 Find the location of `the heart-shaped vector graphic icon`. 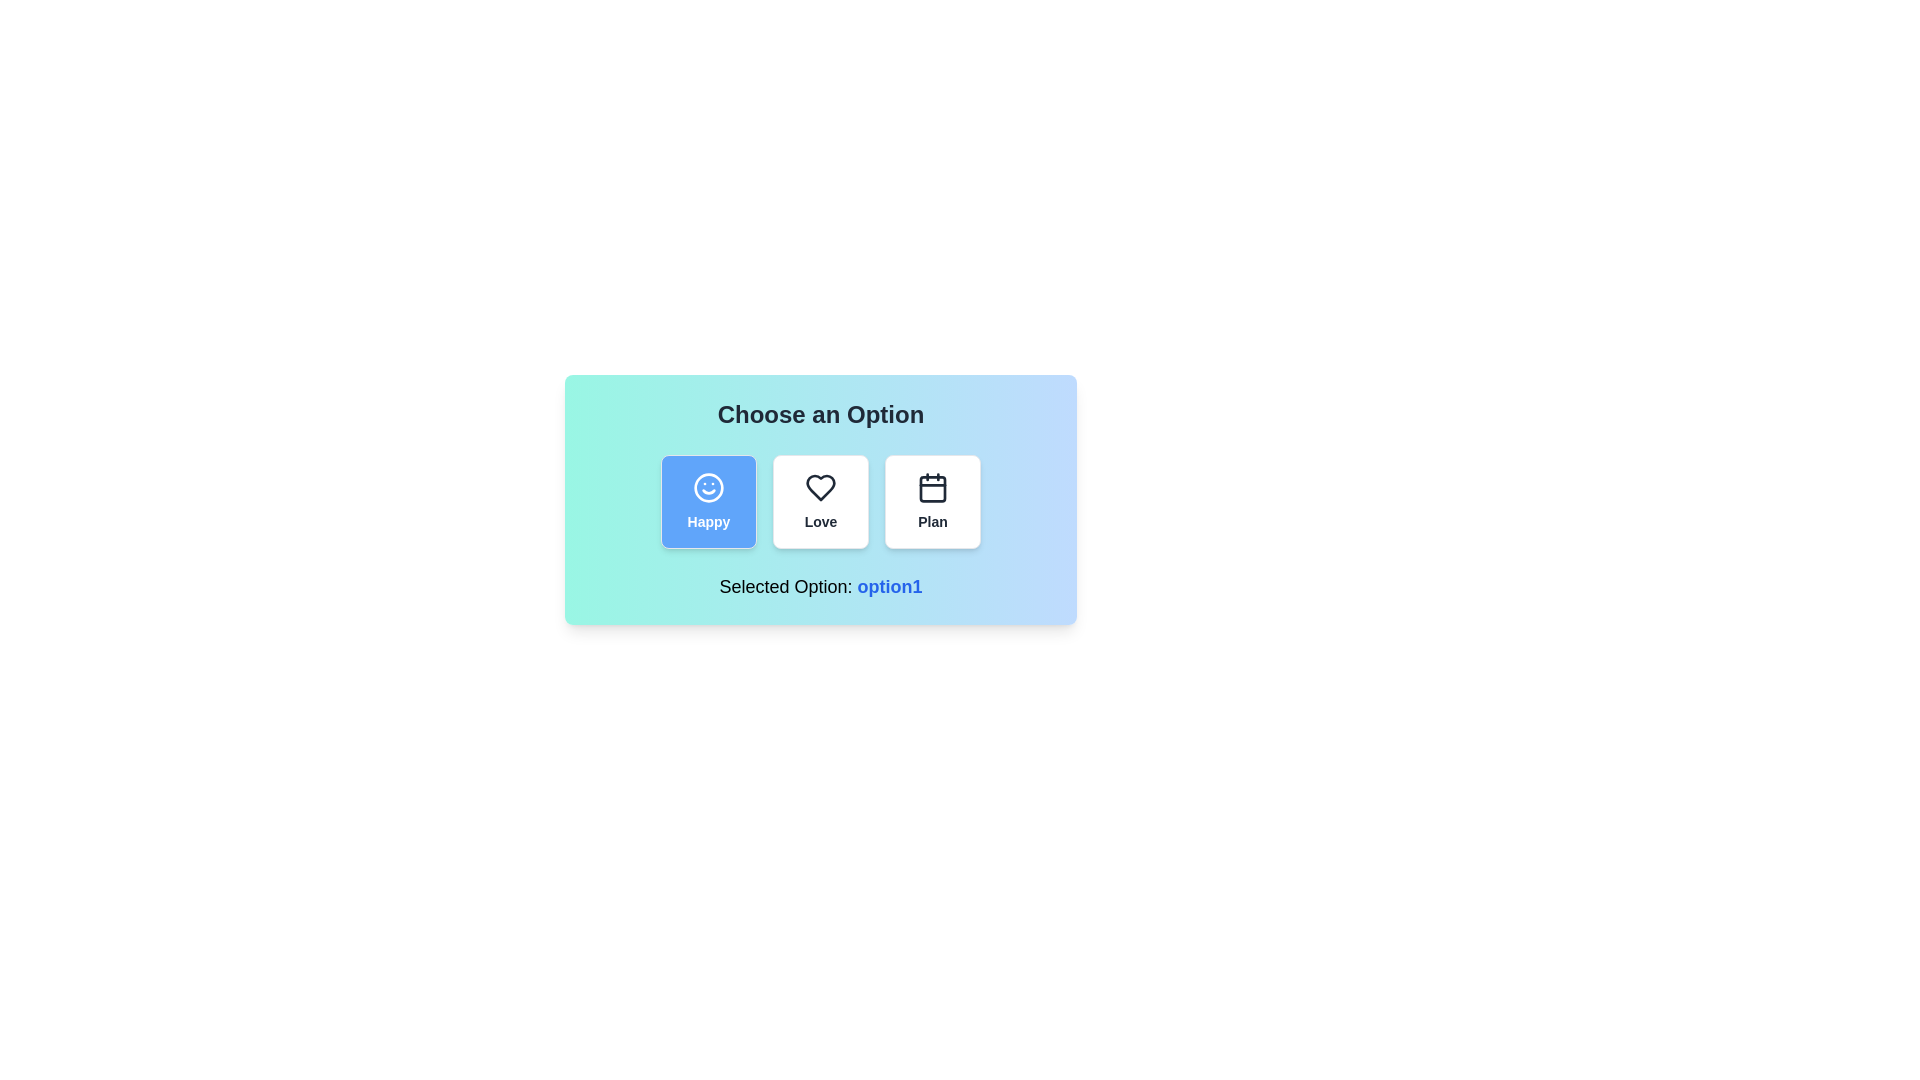

the heart-shaped vector graphic icon is located at coordinates (820, 488).